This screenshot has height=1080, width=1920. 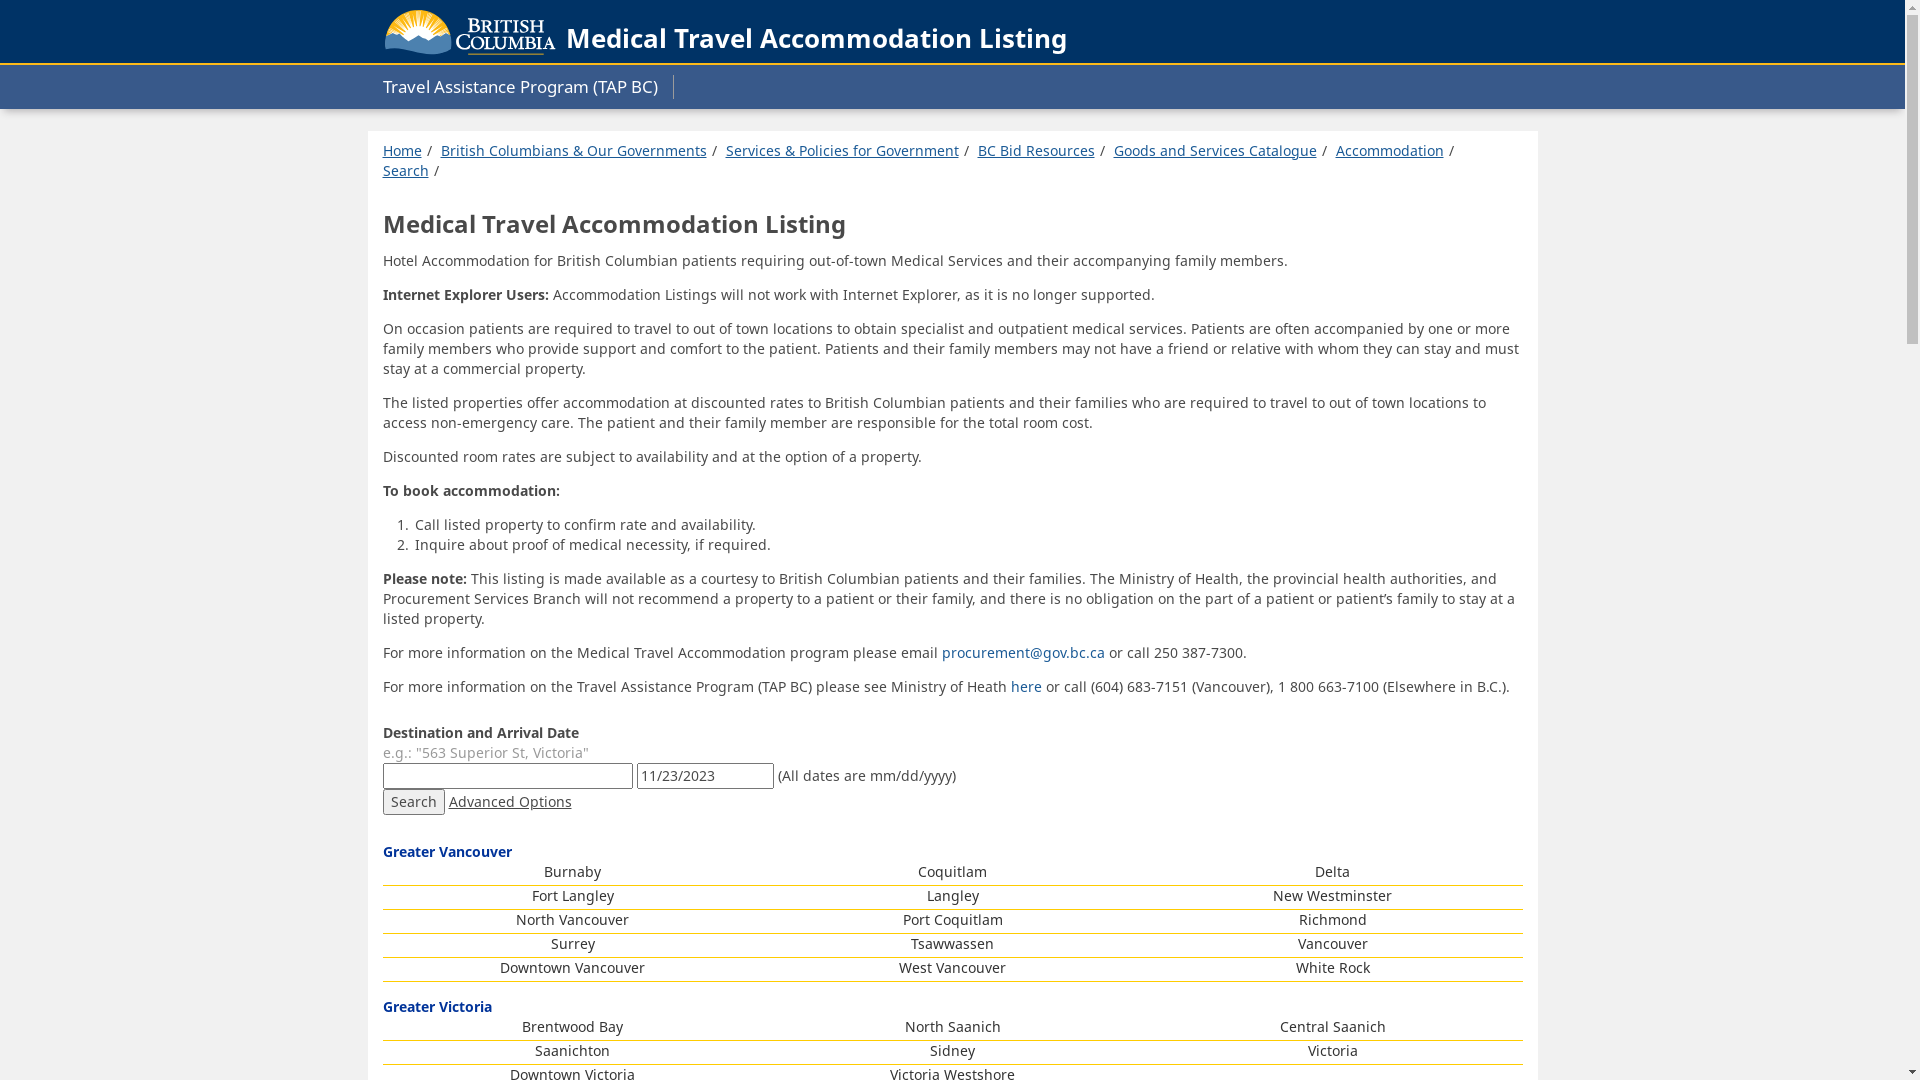 What do you see at coordinates (1335, 149) in the screenshot?
I see `'Accommodation'` at bounding box center [1335, 149].